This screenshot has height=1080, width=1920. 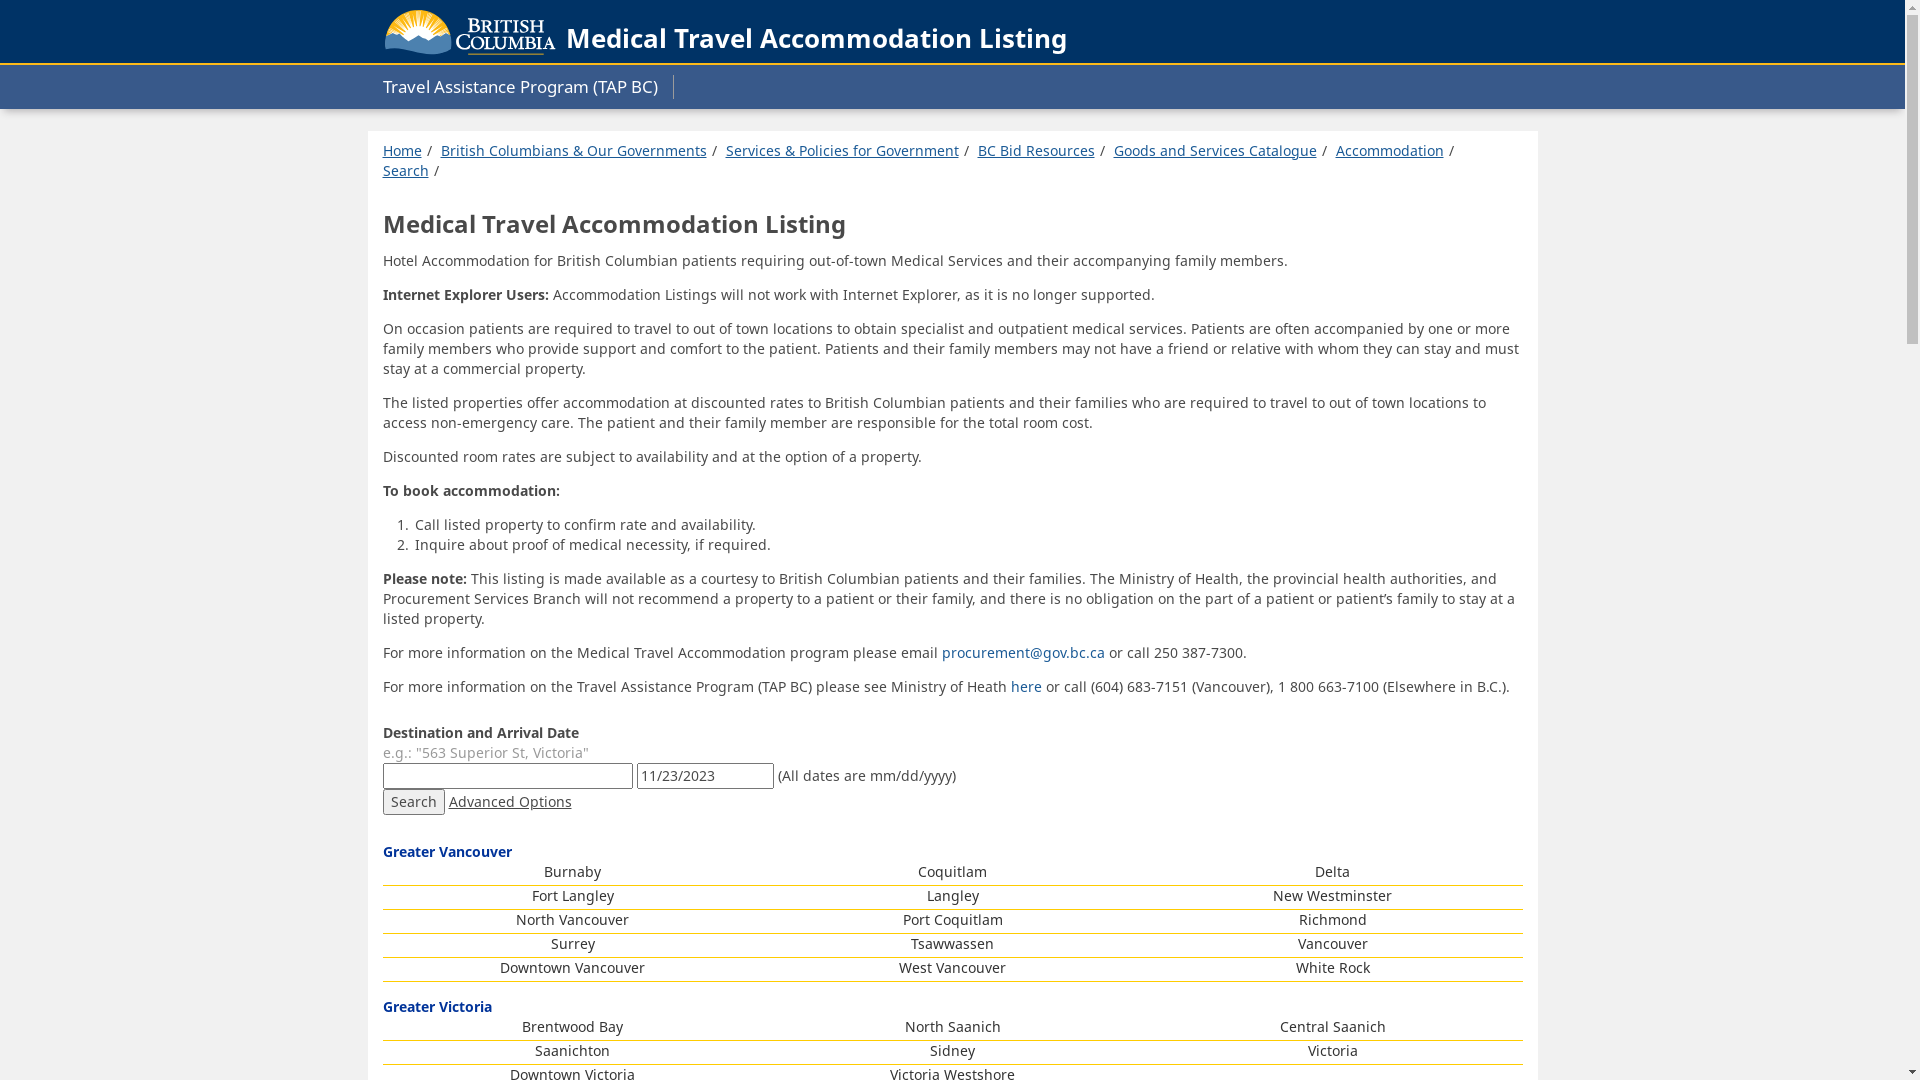 What do you see at coordinates (1335, 149) in the screenshot?
I see `'Accommodation'` at bounding box center [1335, 149].